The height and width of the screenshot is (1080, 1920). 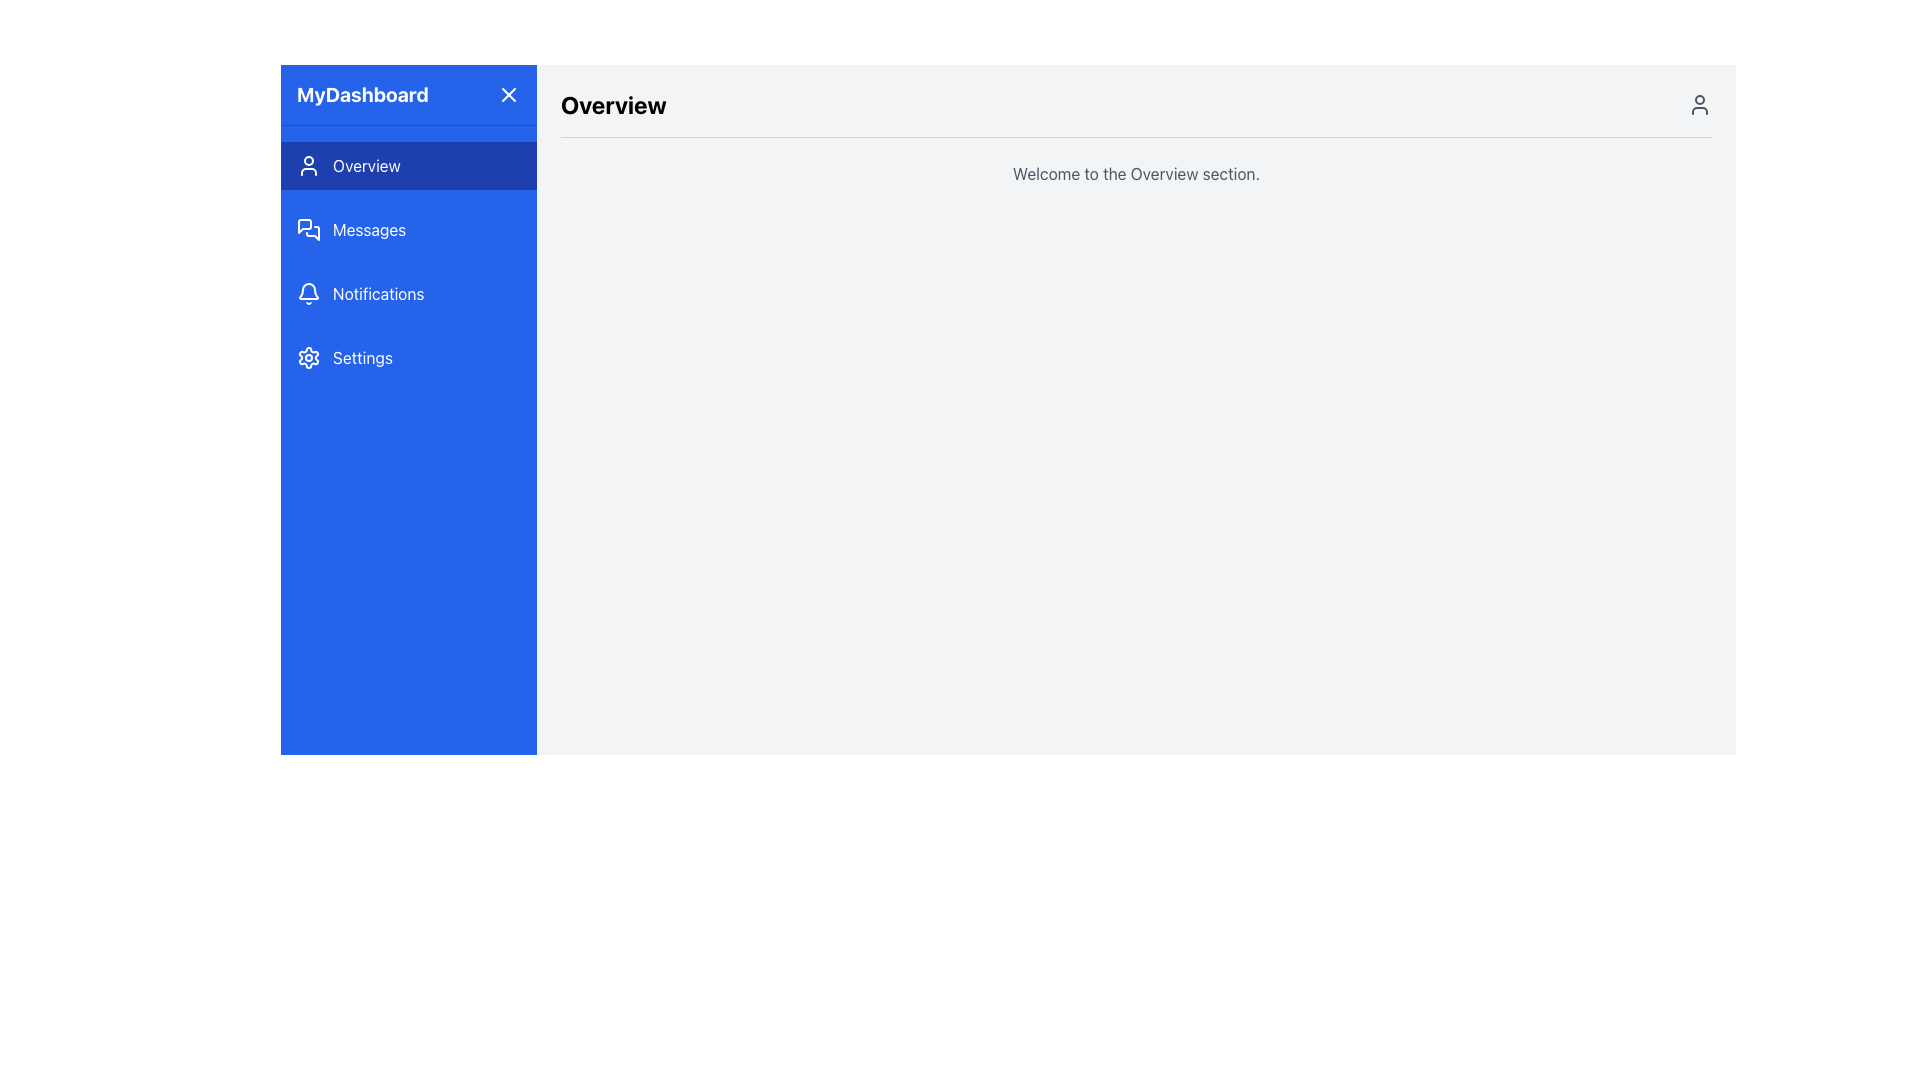 I want to click on the 'MyDashboard' header element, which is styled with a blue background and white text, located at the top of the vertical sidebar, so click(x=407, y=95).